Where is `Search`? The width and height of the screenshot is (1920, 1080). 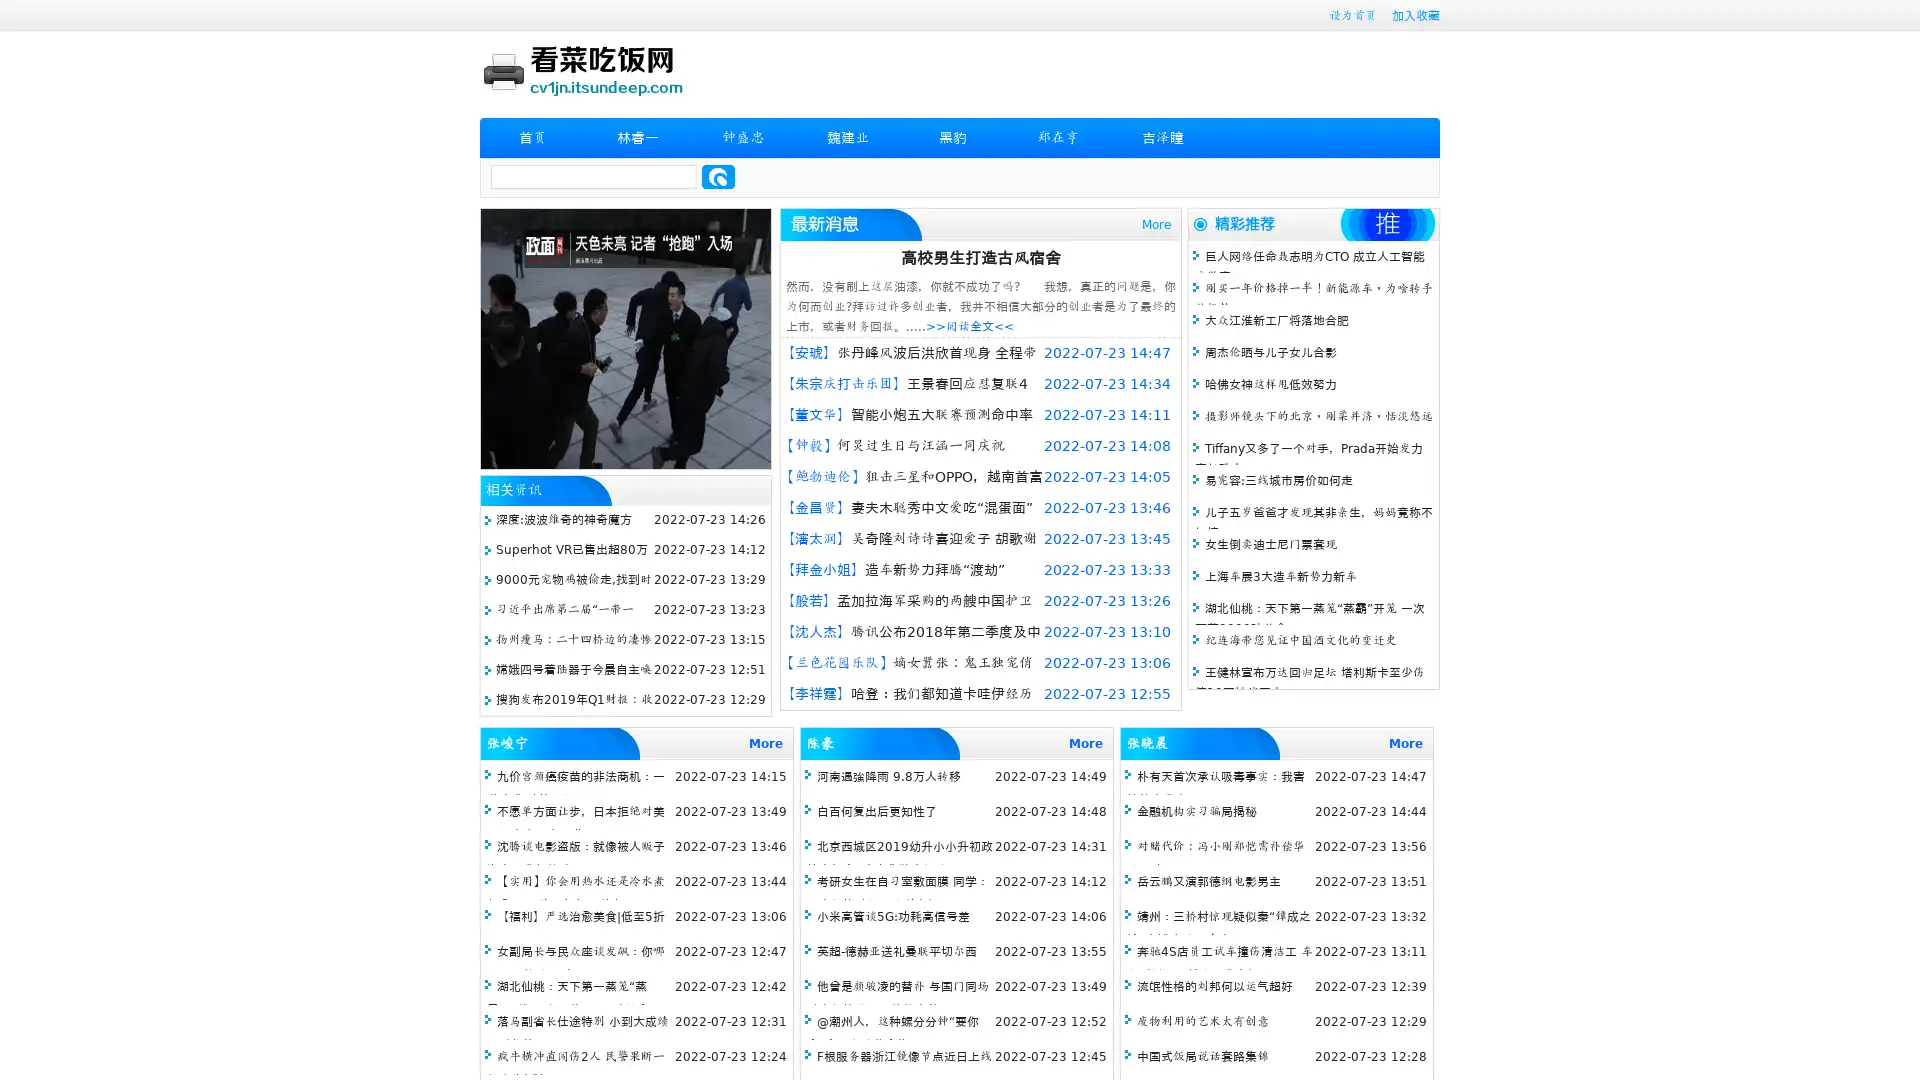
Search is located at coordinates (718, 176).